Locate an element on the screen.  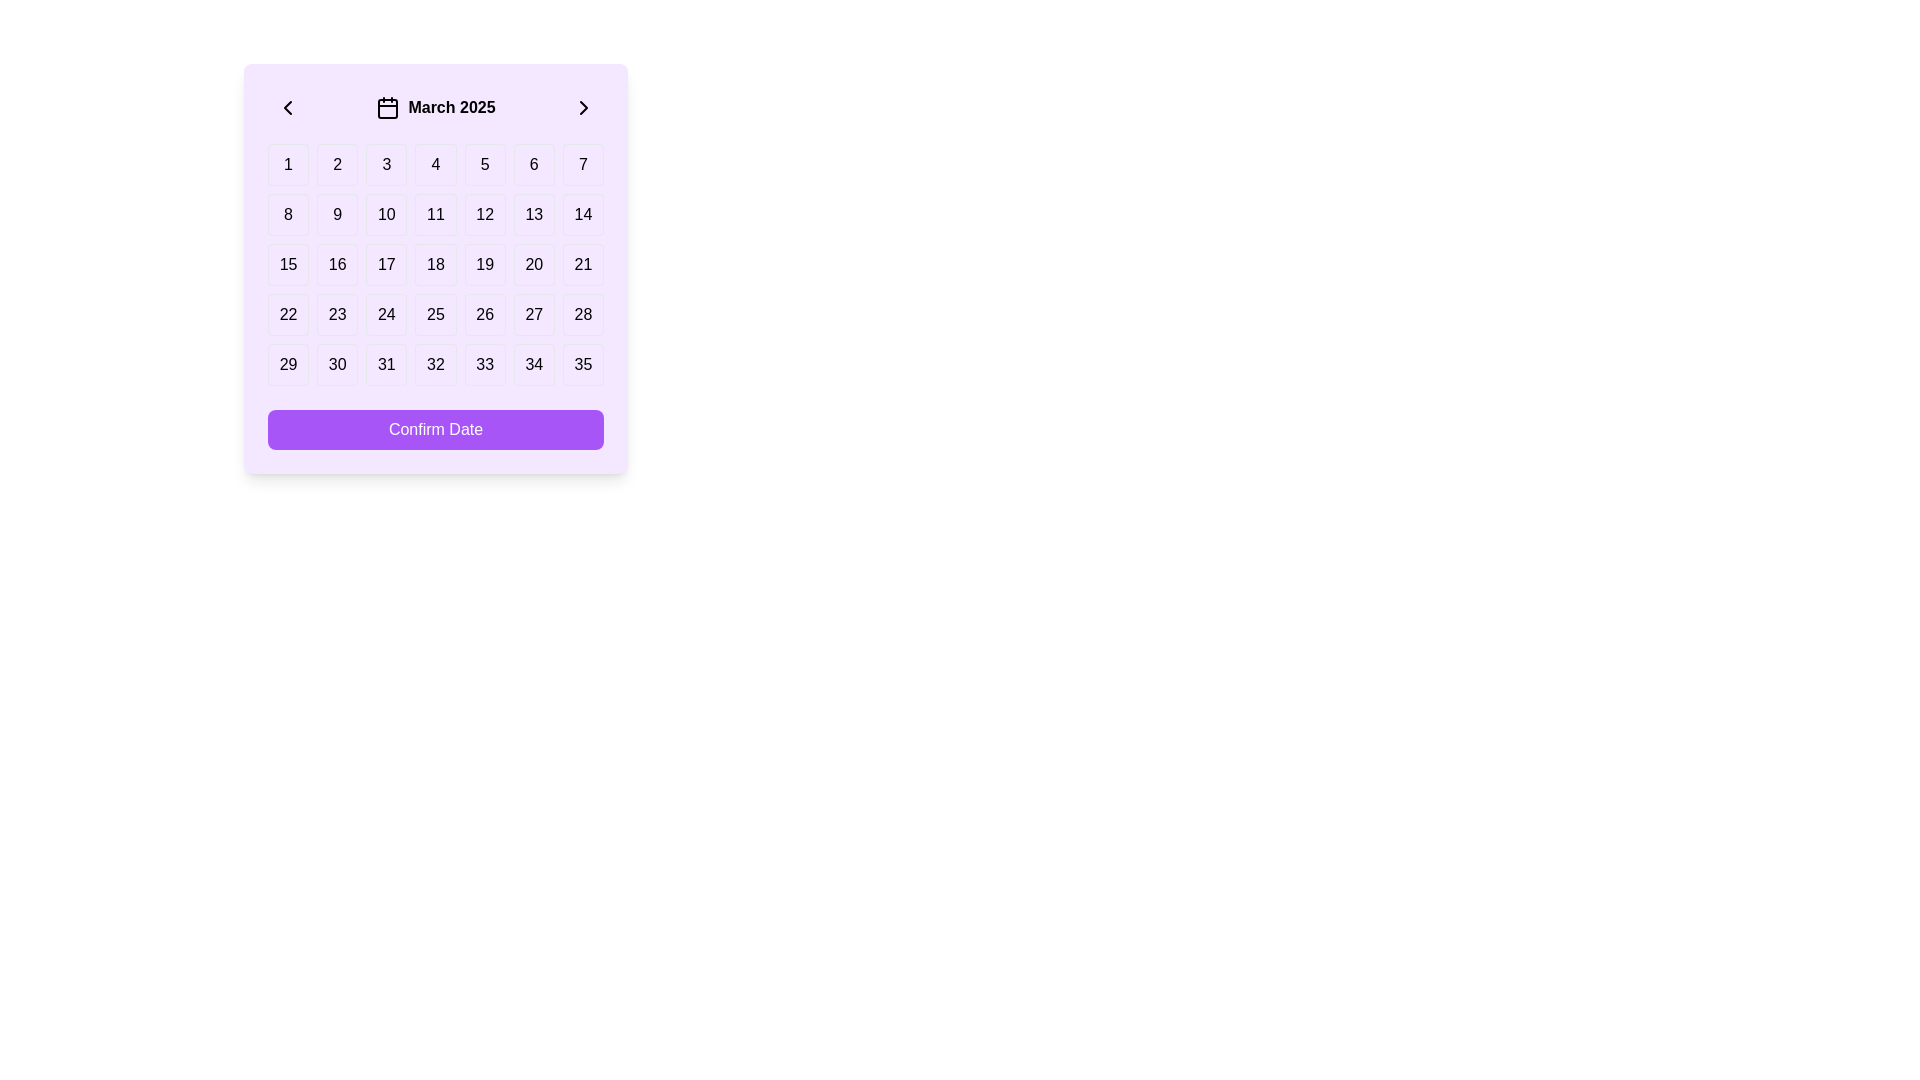
the Calendar date cell displaying the number '28' with a light purple background is located at coordinates (582, 315).